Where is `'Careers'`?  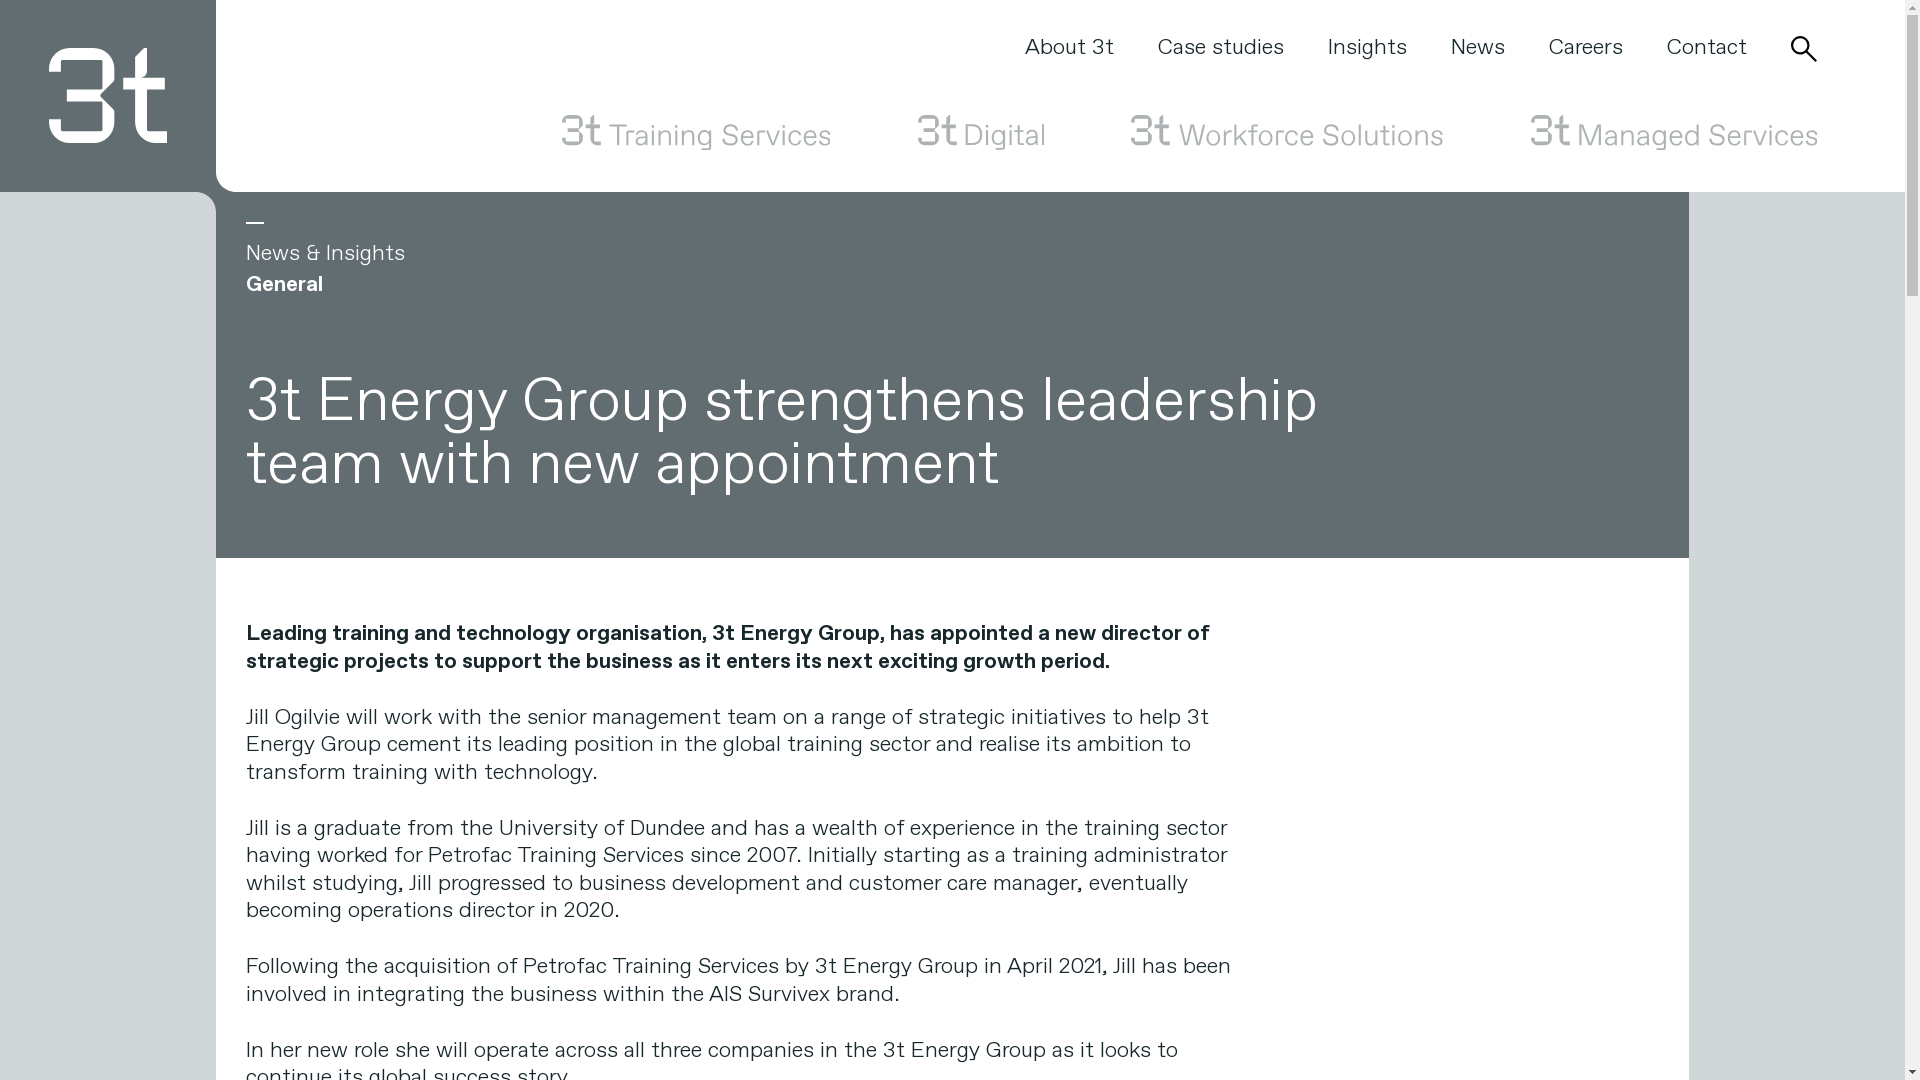
'Careers' is located at coordinates (1584, 46).